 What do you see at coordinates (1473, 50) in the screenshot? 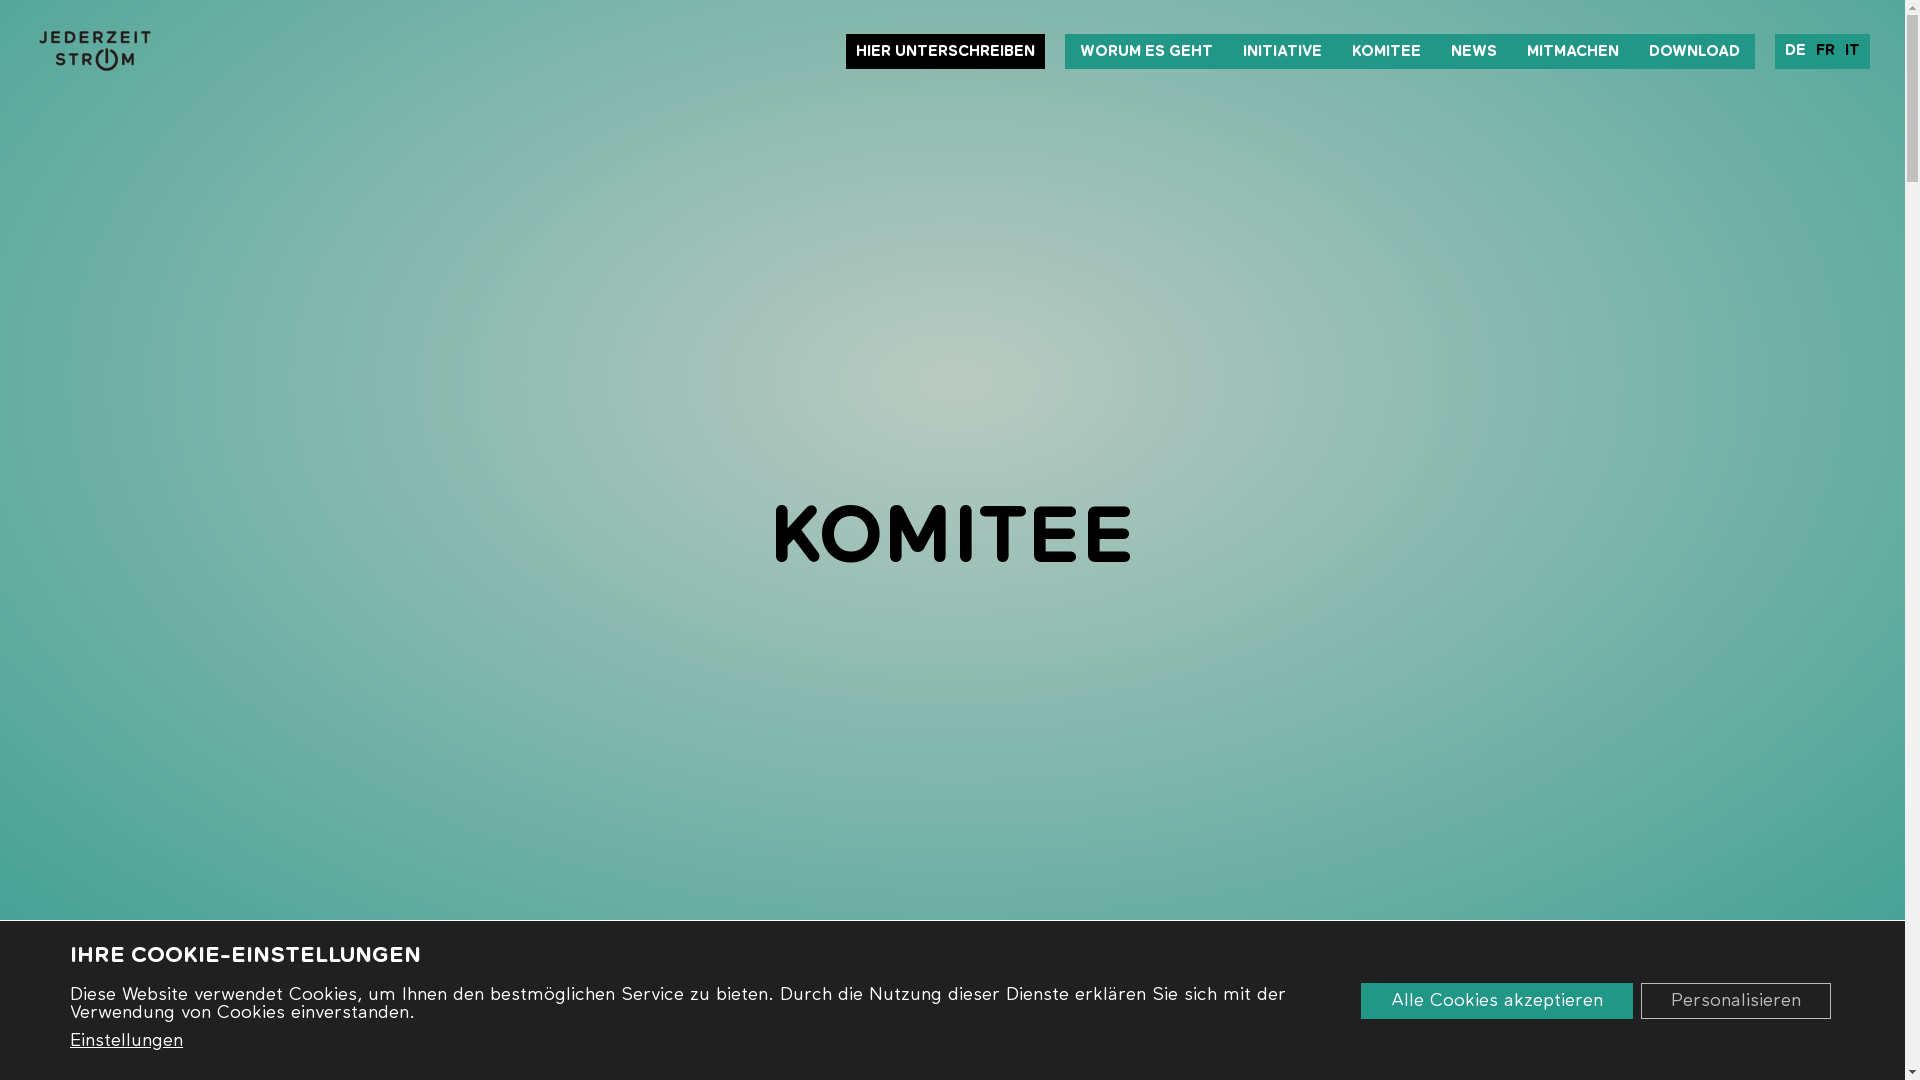
I see `'NEWS'` at bounding box center [1473, 50].